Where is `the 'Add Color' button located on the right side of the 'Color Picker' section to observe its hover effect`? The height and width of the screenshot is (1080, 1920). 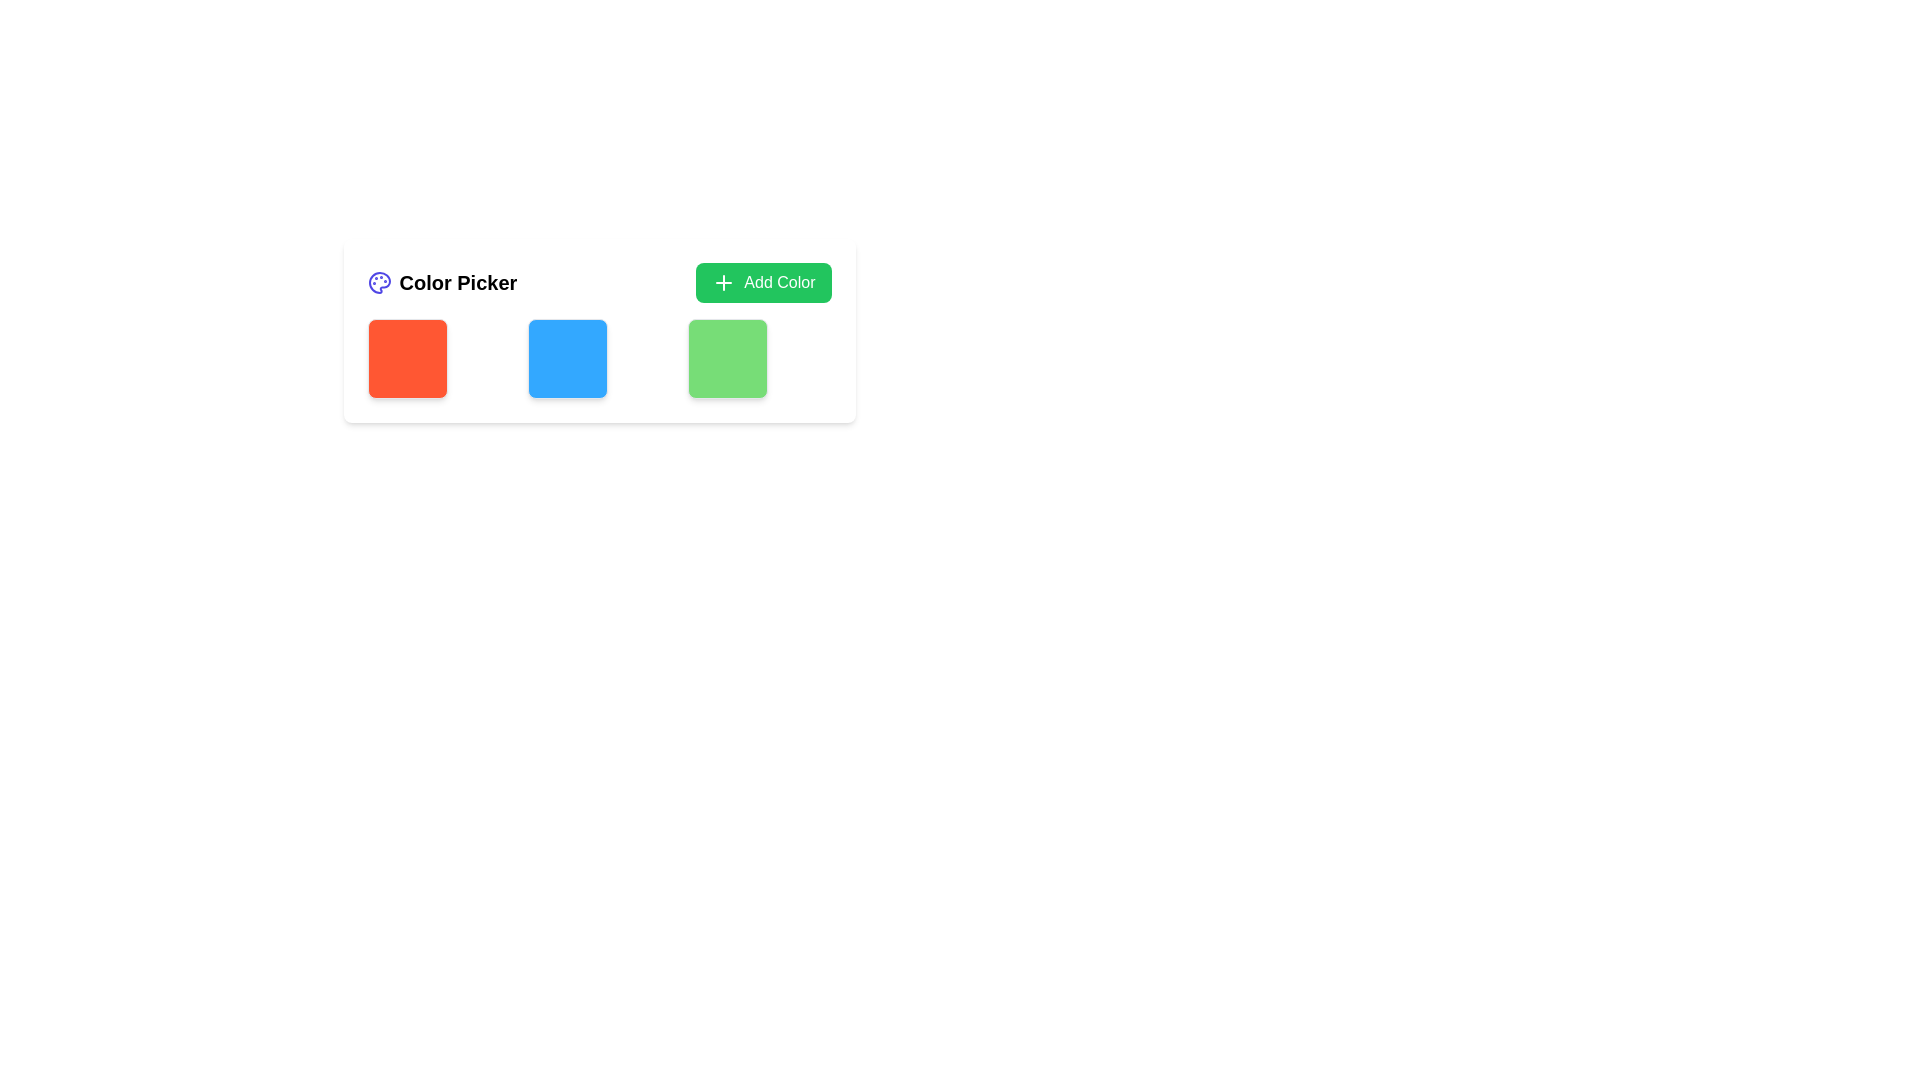 the 'Add Color' button located on the right side of the 'Color Picker' section to observe its hover effect is located at coordinates (762, 282).